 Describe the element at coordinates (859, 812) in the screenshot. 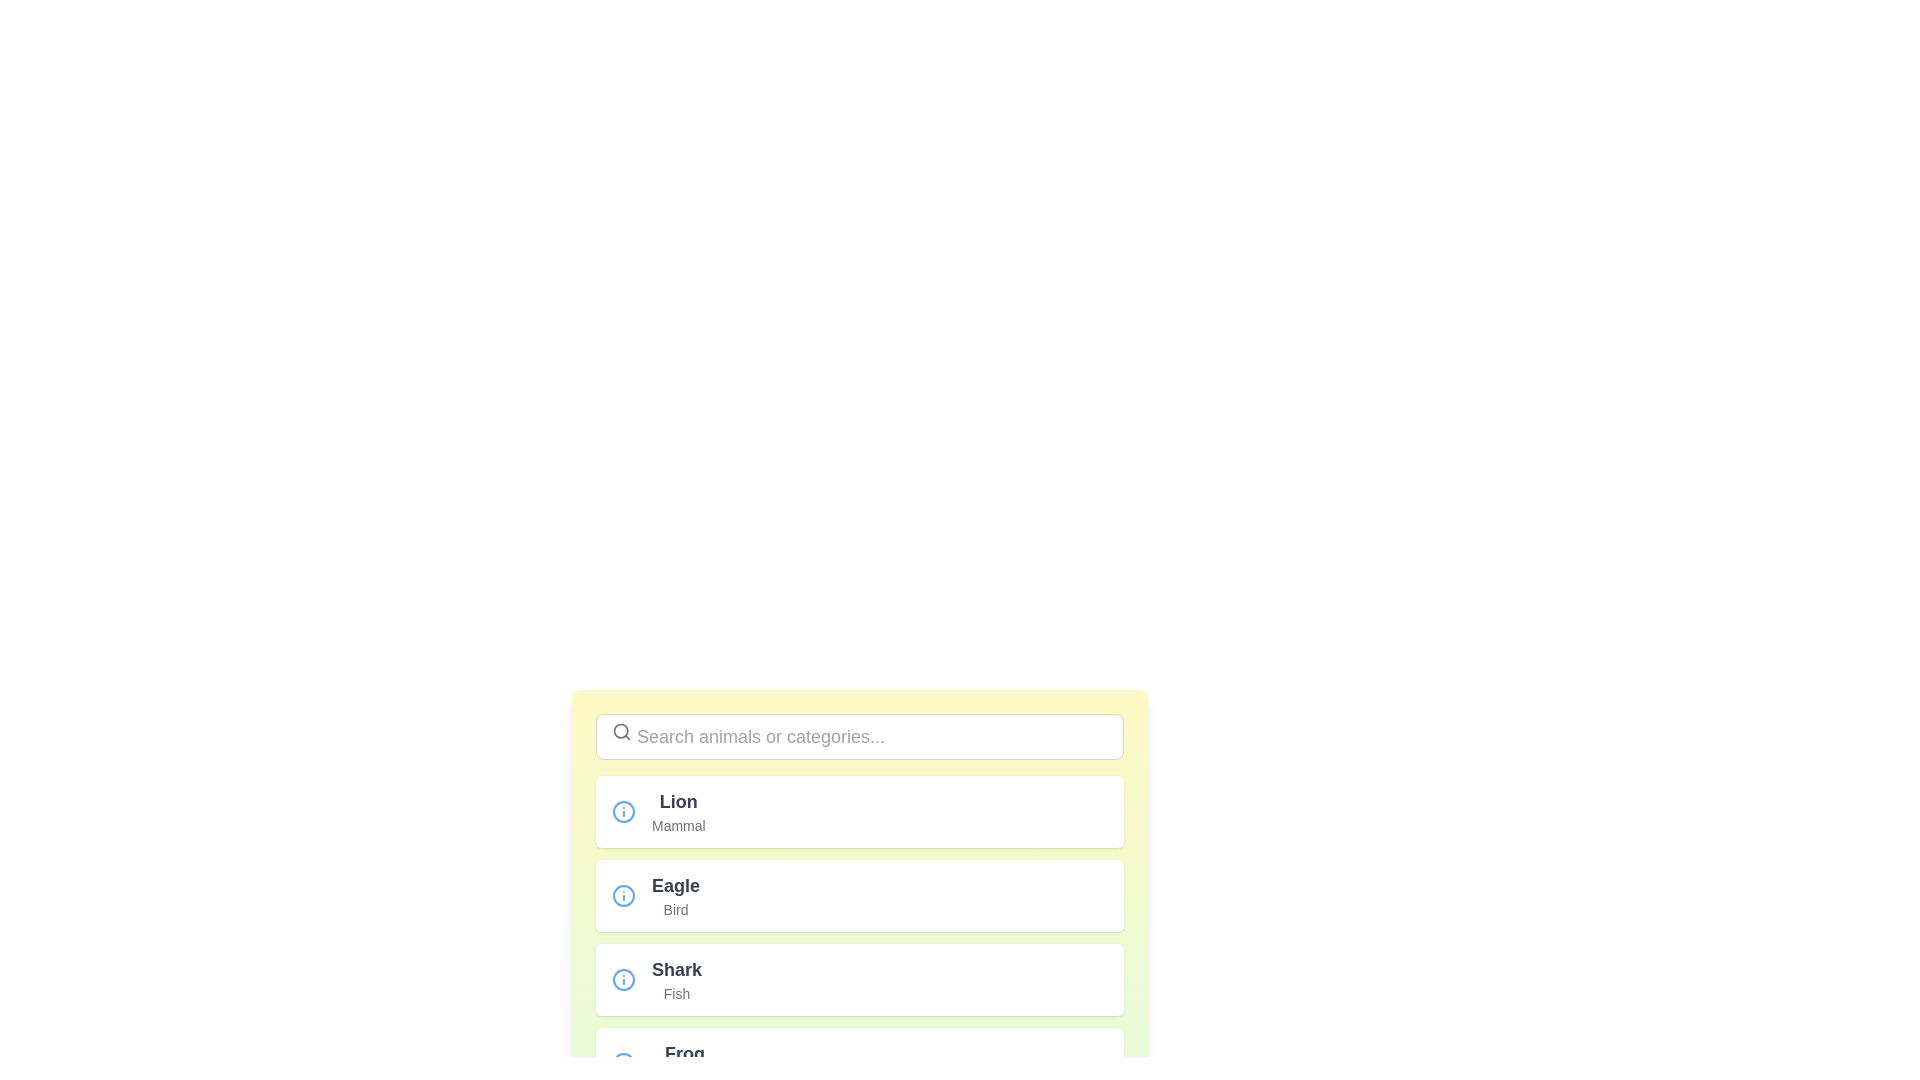

I see `the first list item labeled 'Lion - Mammal' located in the lower central part of the interface` at that location.